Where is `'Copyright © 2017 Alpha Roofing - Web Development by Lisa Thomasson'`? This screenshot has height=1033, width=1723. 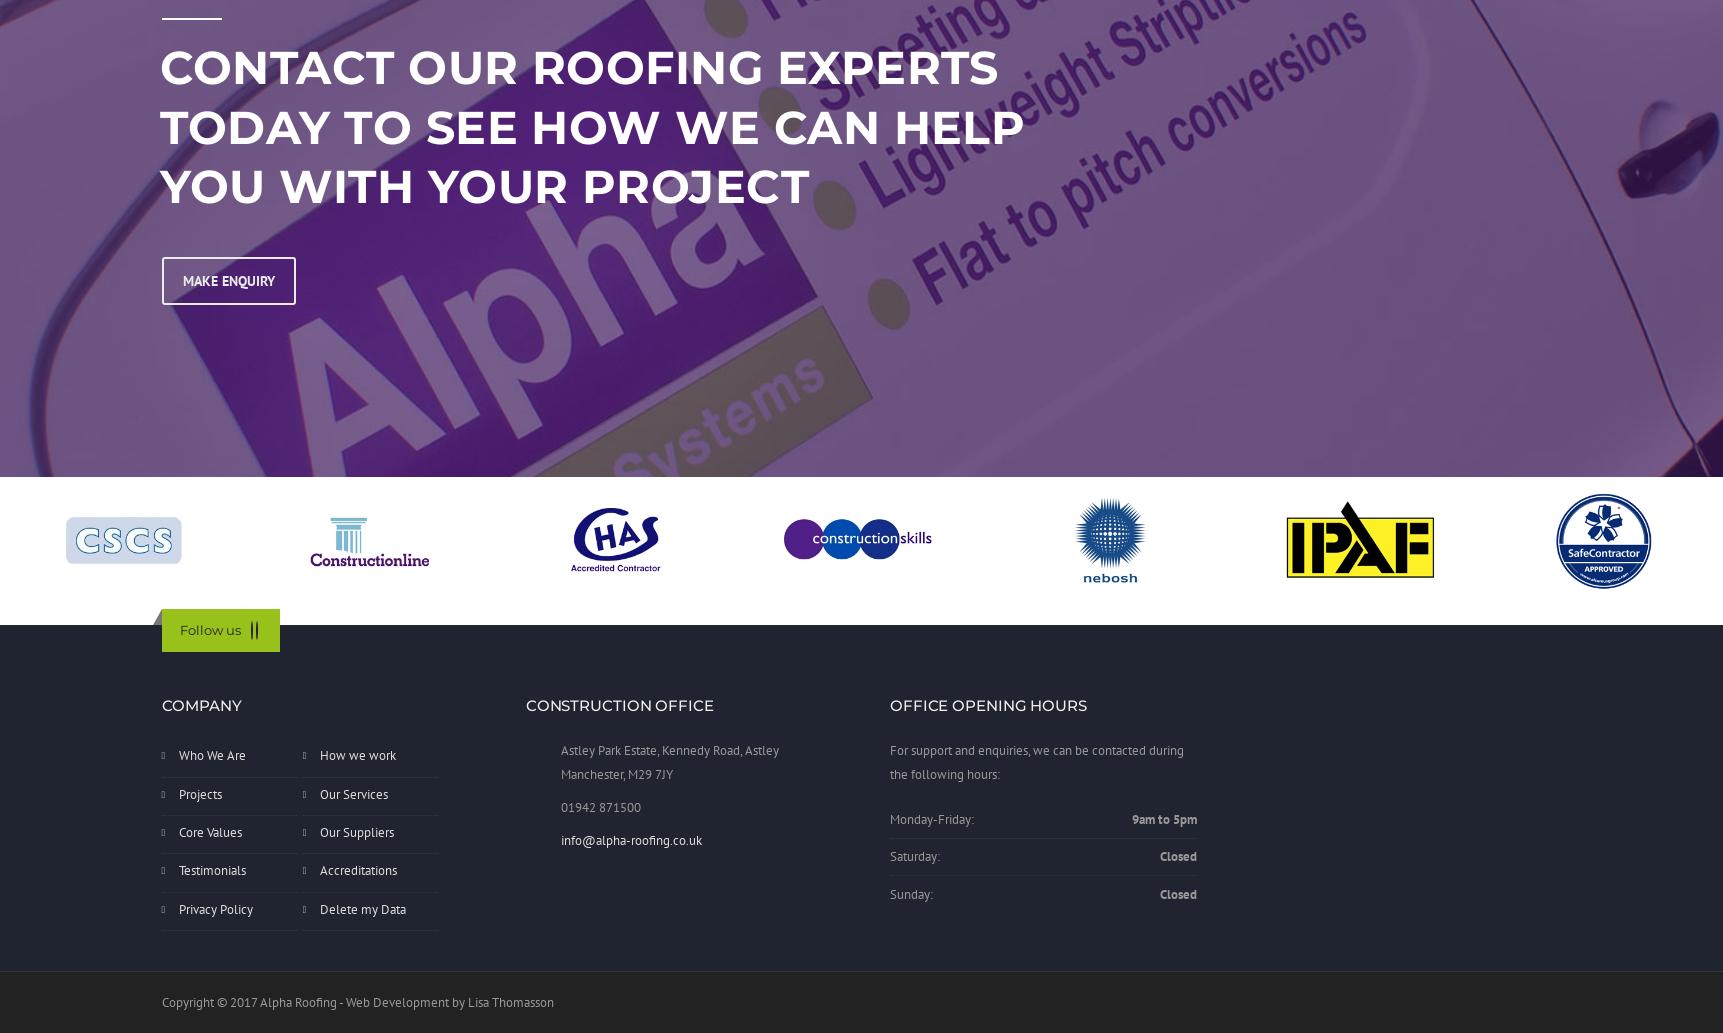 'Copyright © 2017 Alpha Roofing - Web Development by Lisa Thomasson' is located at coordinates (356, 1001).